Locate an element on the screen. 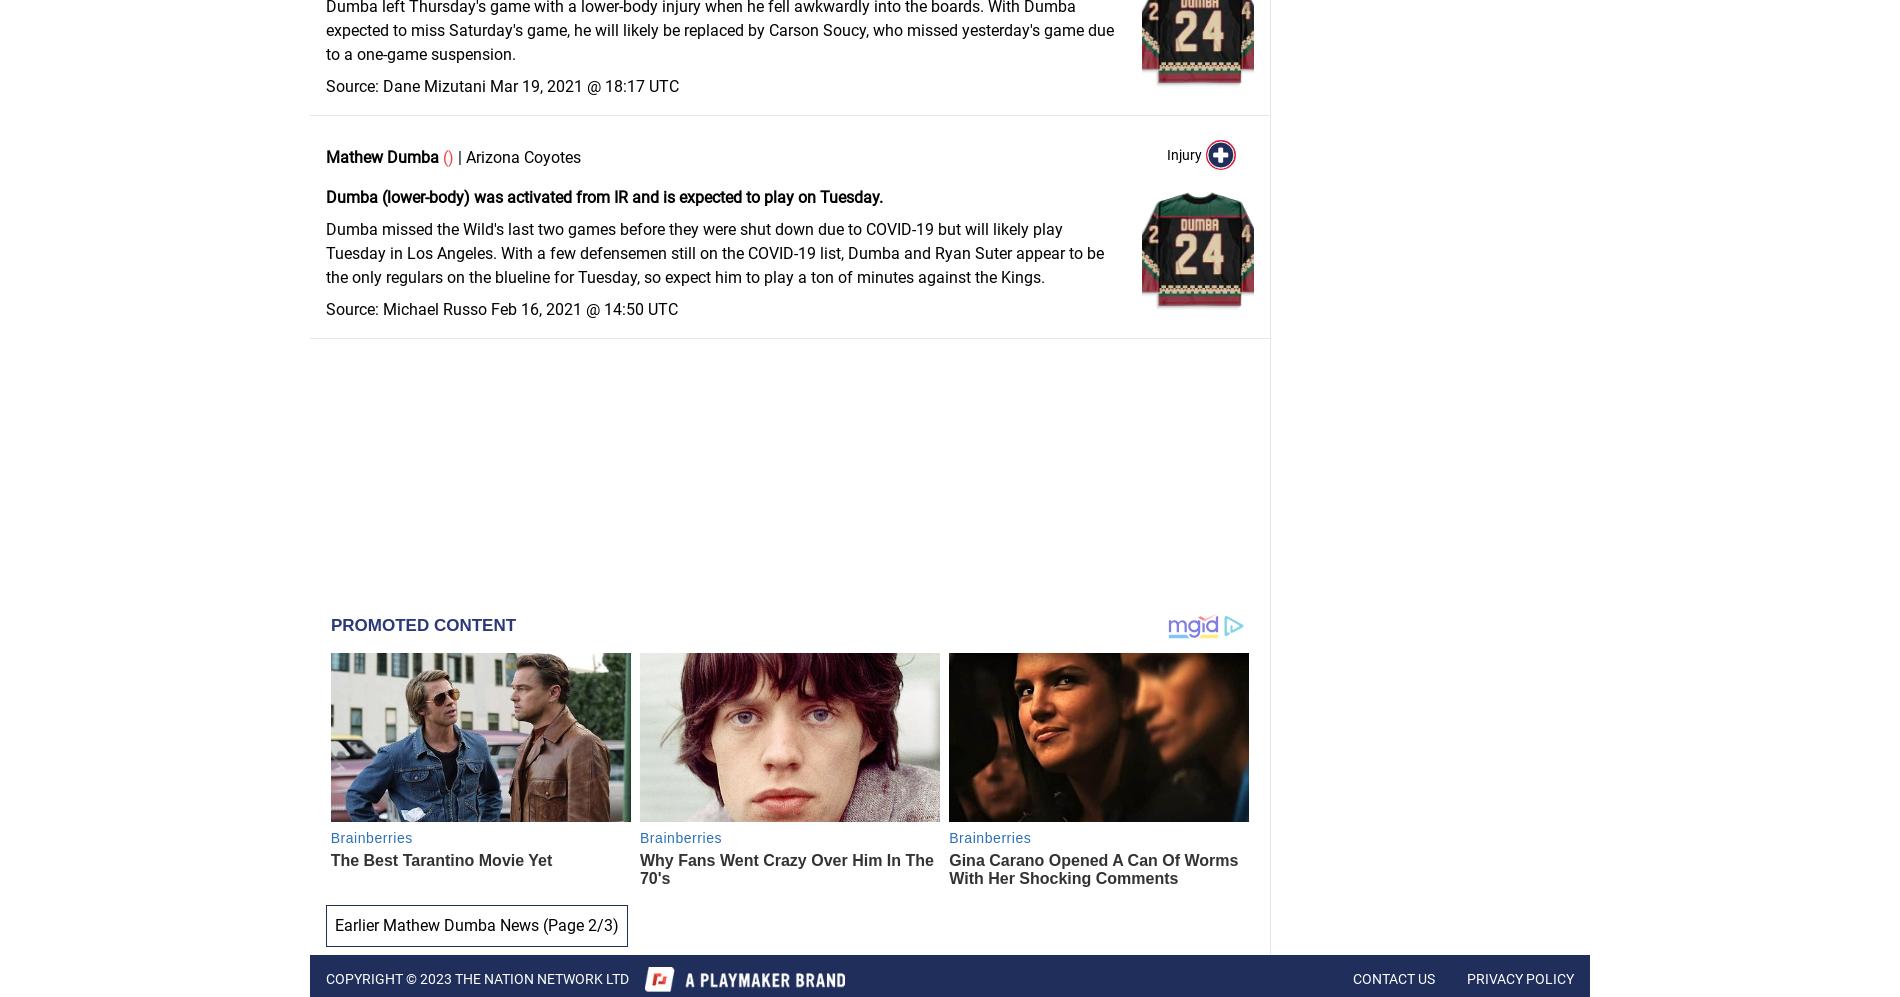  '3' is located at coordinates (608, 925).